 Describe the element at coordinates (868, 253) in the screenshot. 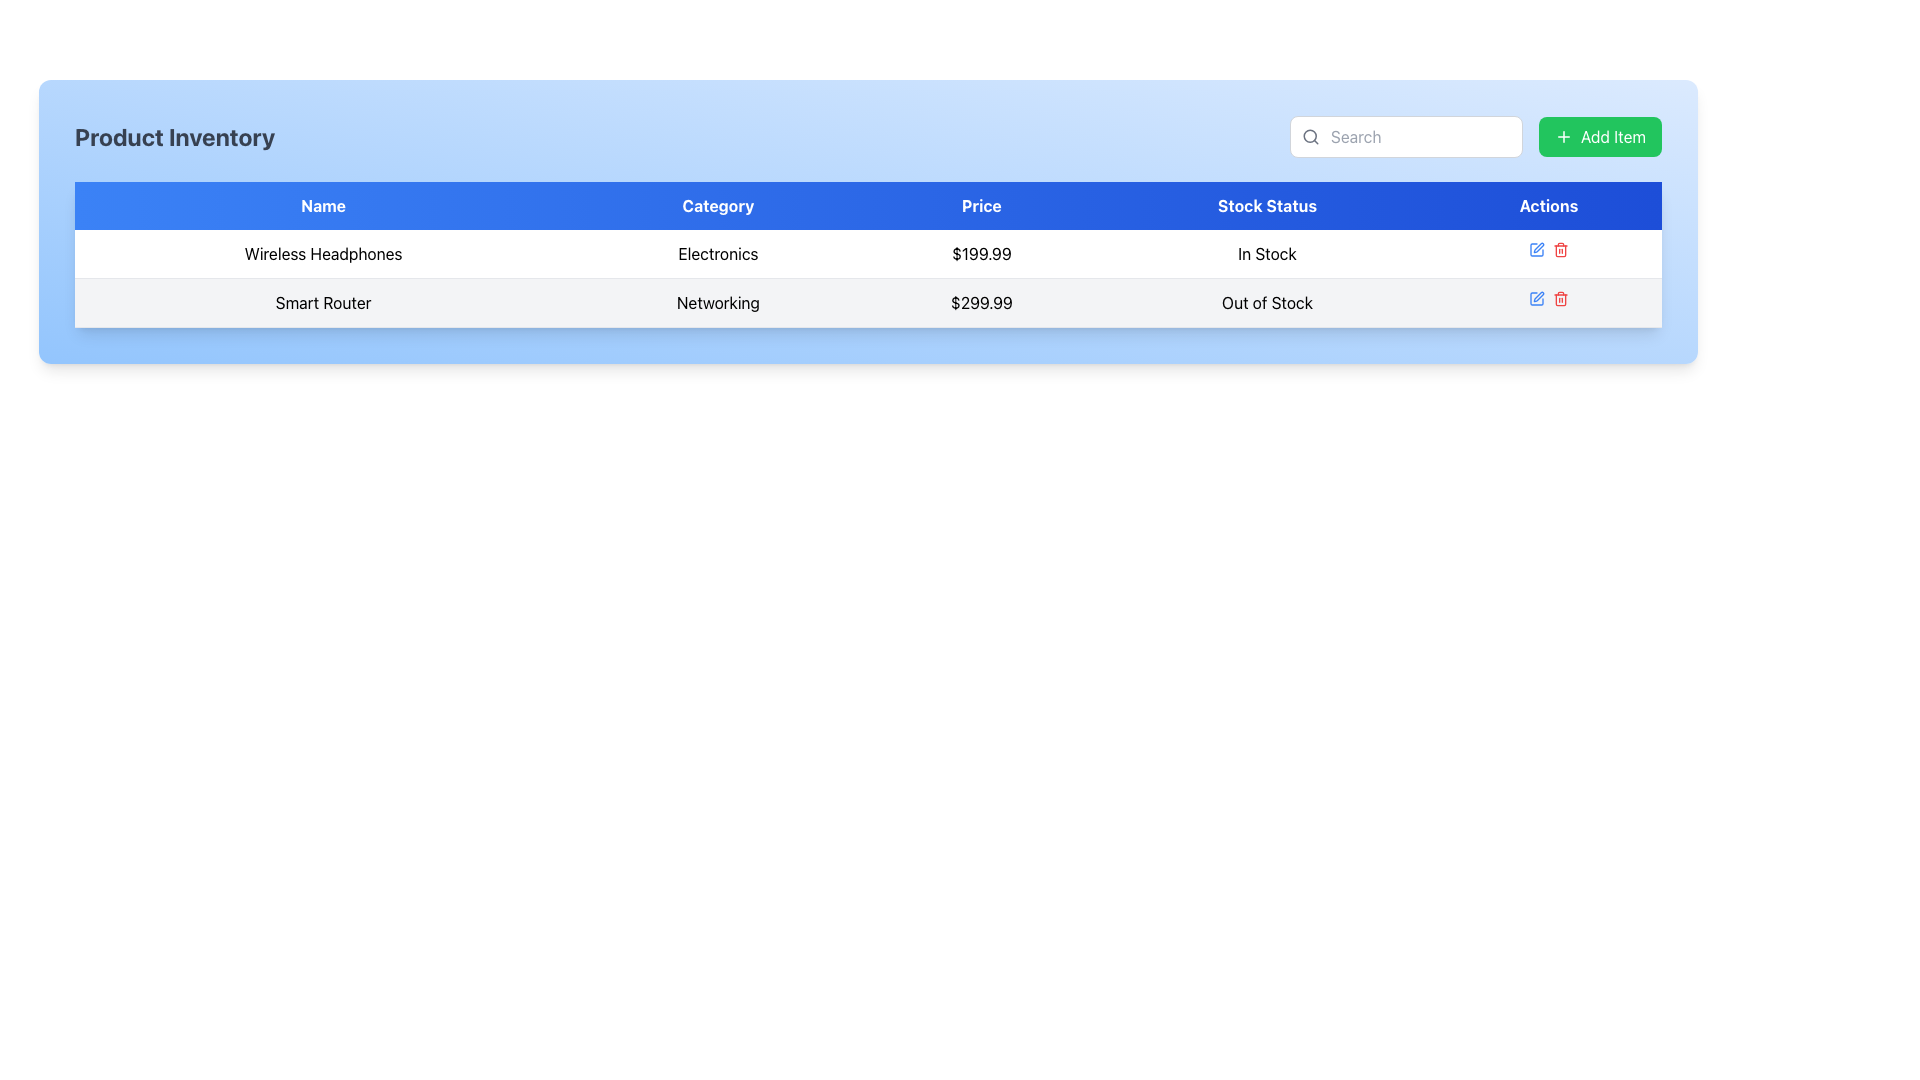

I see `the first row of the 'Product Inventory' table that displays details for the 'Wireless Headphones' product` at that location.